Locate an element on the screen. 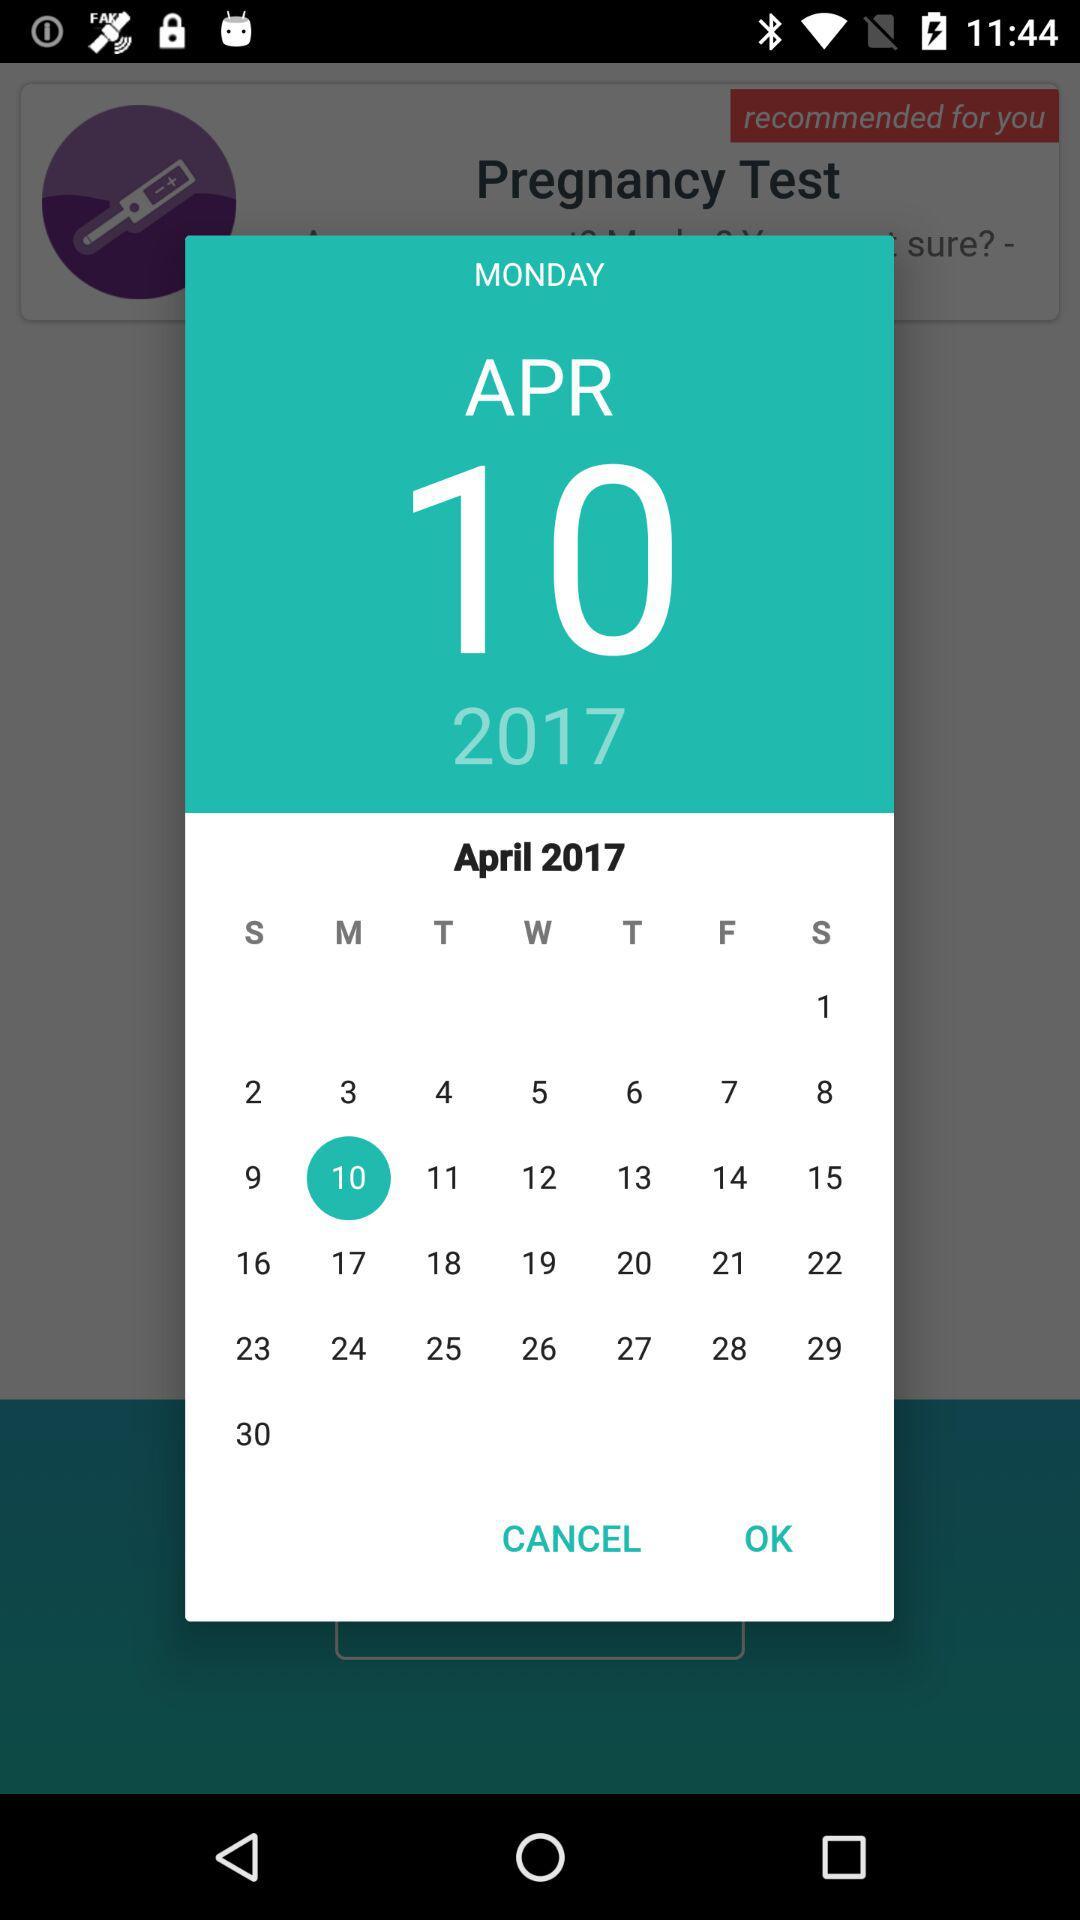 The image size is (1080, 1920). ok button is located at coordinates (766, 1536).